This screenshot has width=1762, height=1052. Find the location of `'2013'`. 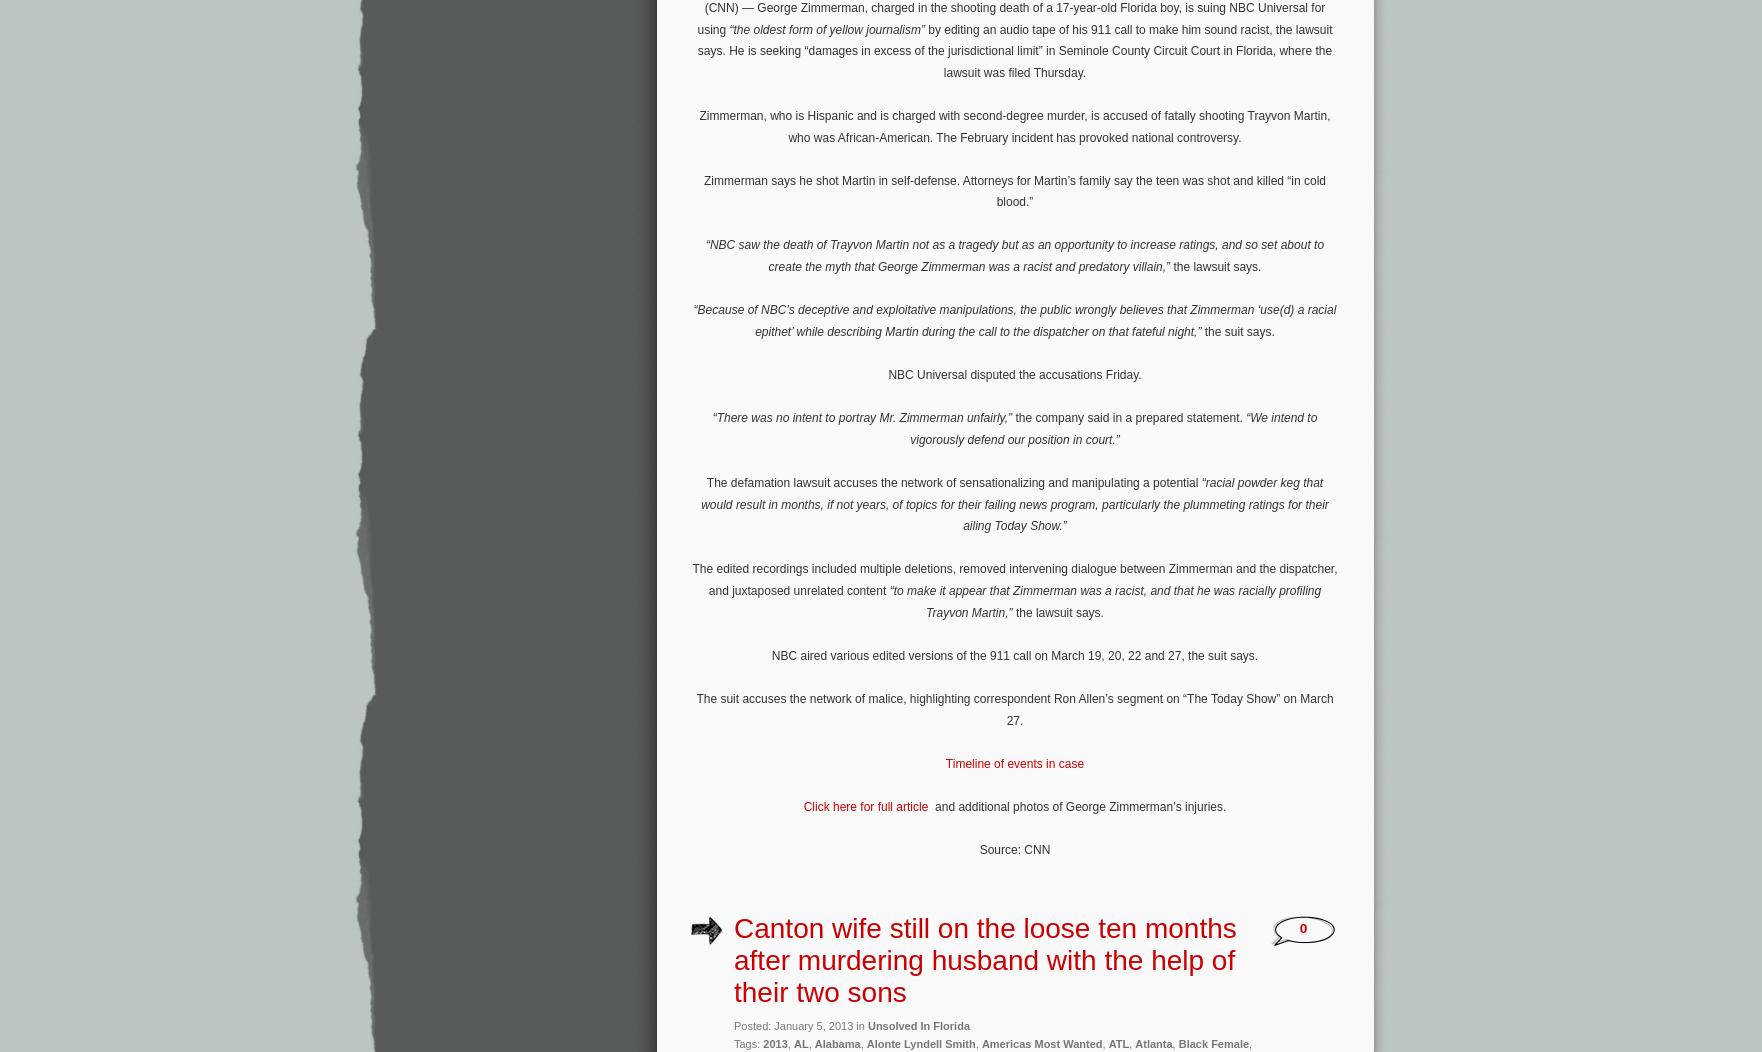

'2013' is located at coordinates (773, 1041).